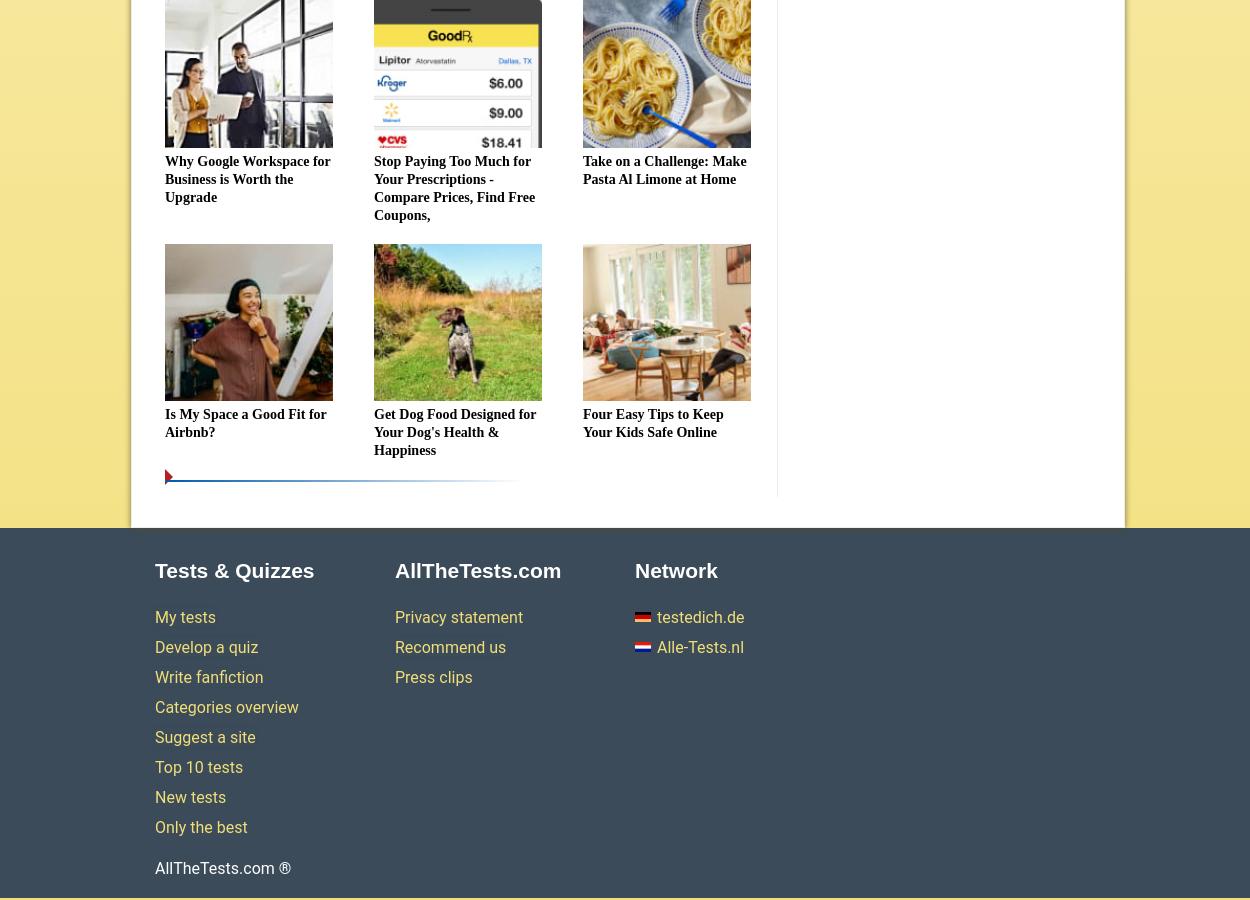 Image resolution: width=1250 pixels, height=900 pixels. I want to click on 'Top 10 tests', so click(198, 766).